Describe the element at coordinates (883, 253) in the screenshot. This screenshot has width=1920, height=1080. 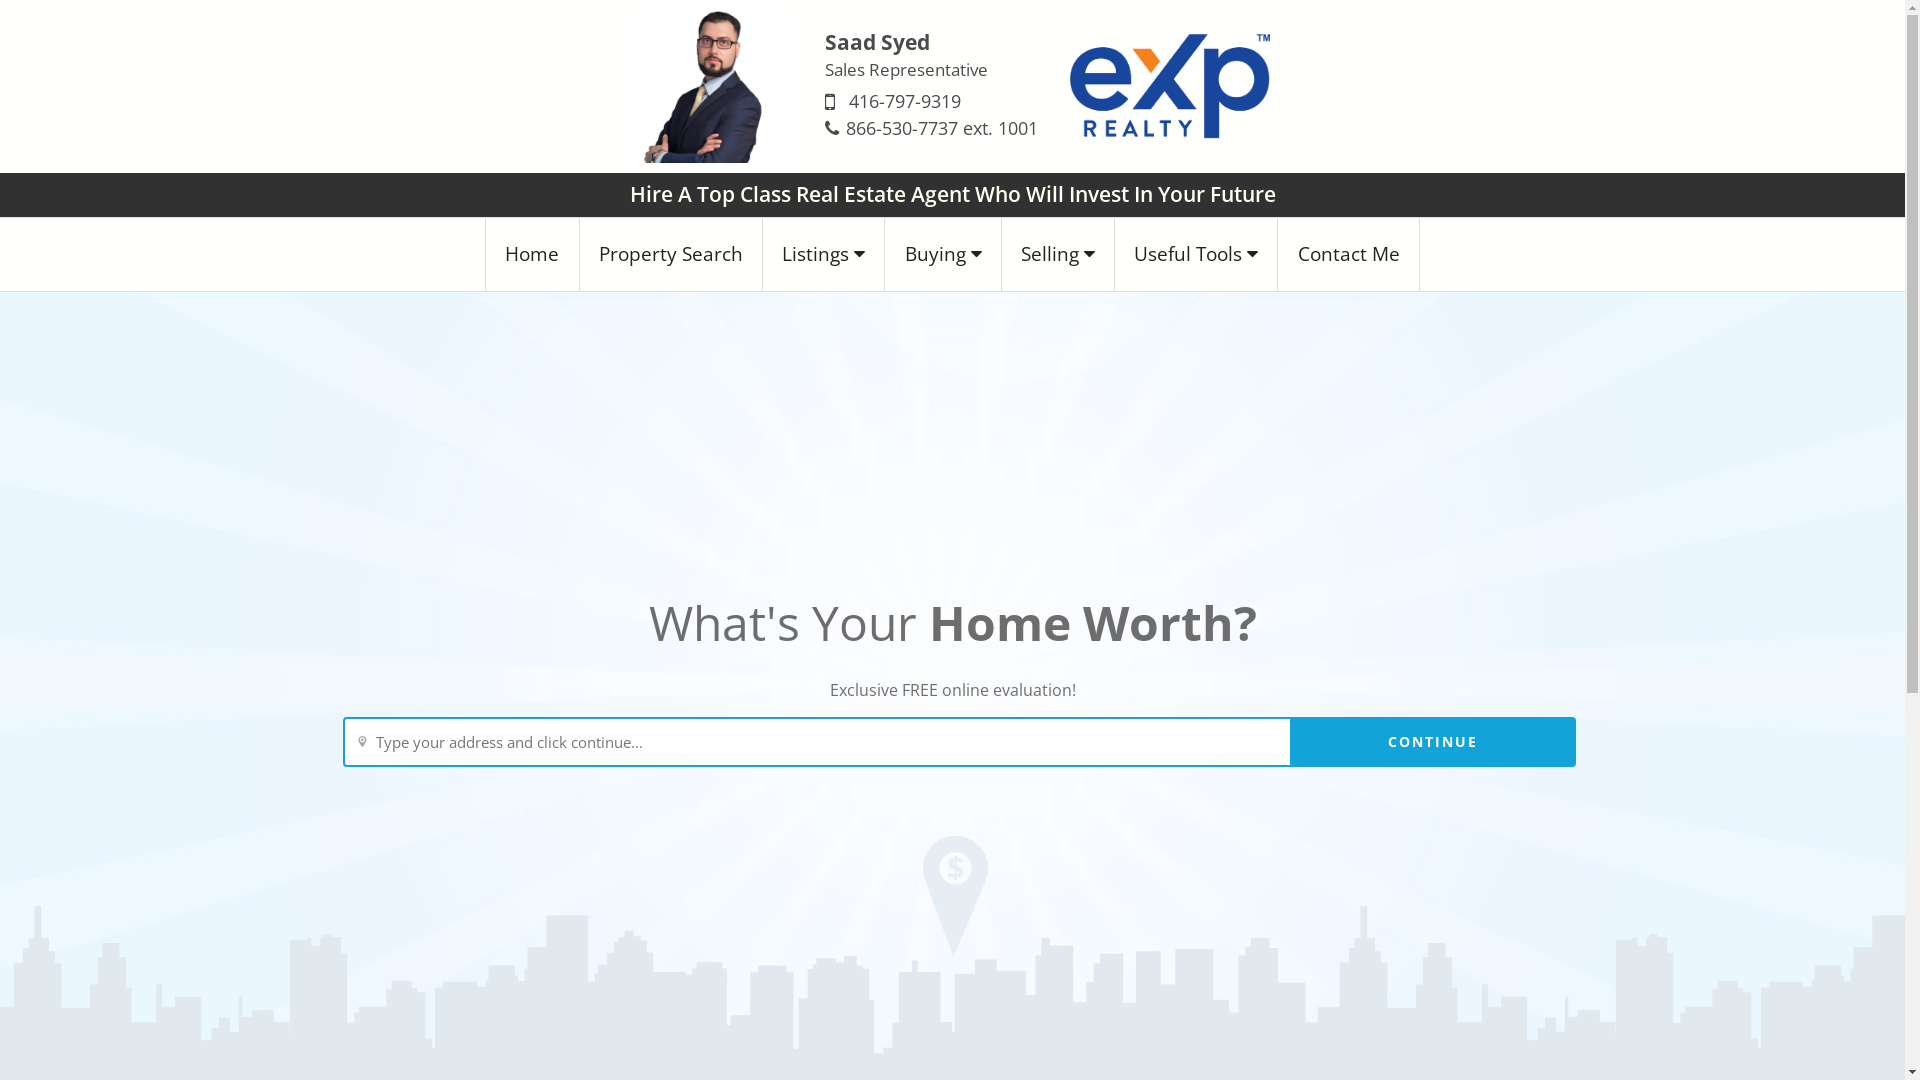
I see `'Buying'` at that location.